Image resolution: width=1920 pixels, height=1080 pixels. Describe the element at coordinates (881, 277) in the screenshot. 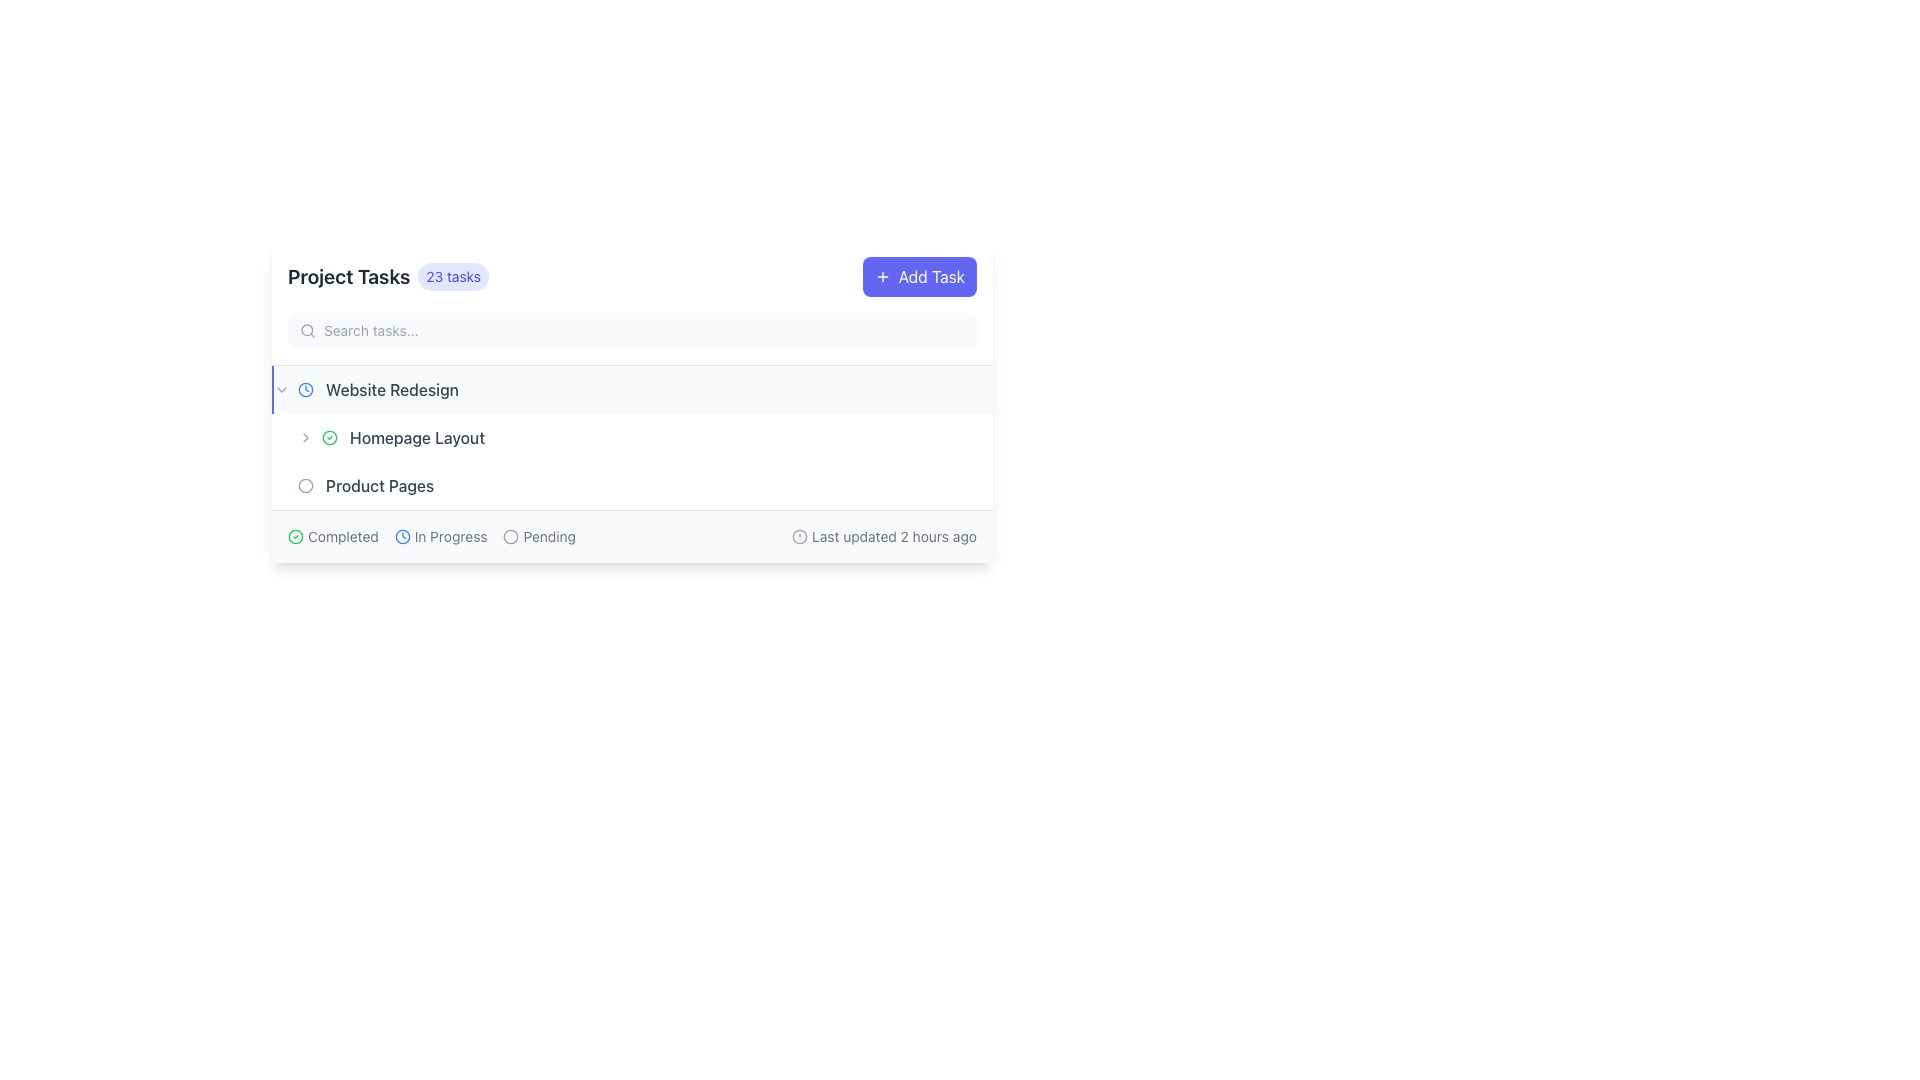

I see `the plus sign icon inside the 'Add Task' button located in the top-right corner of the interface` at that location.